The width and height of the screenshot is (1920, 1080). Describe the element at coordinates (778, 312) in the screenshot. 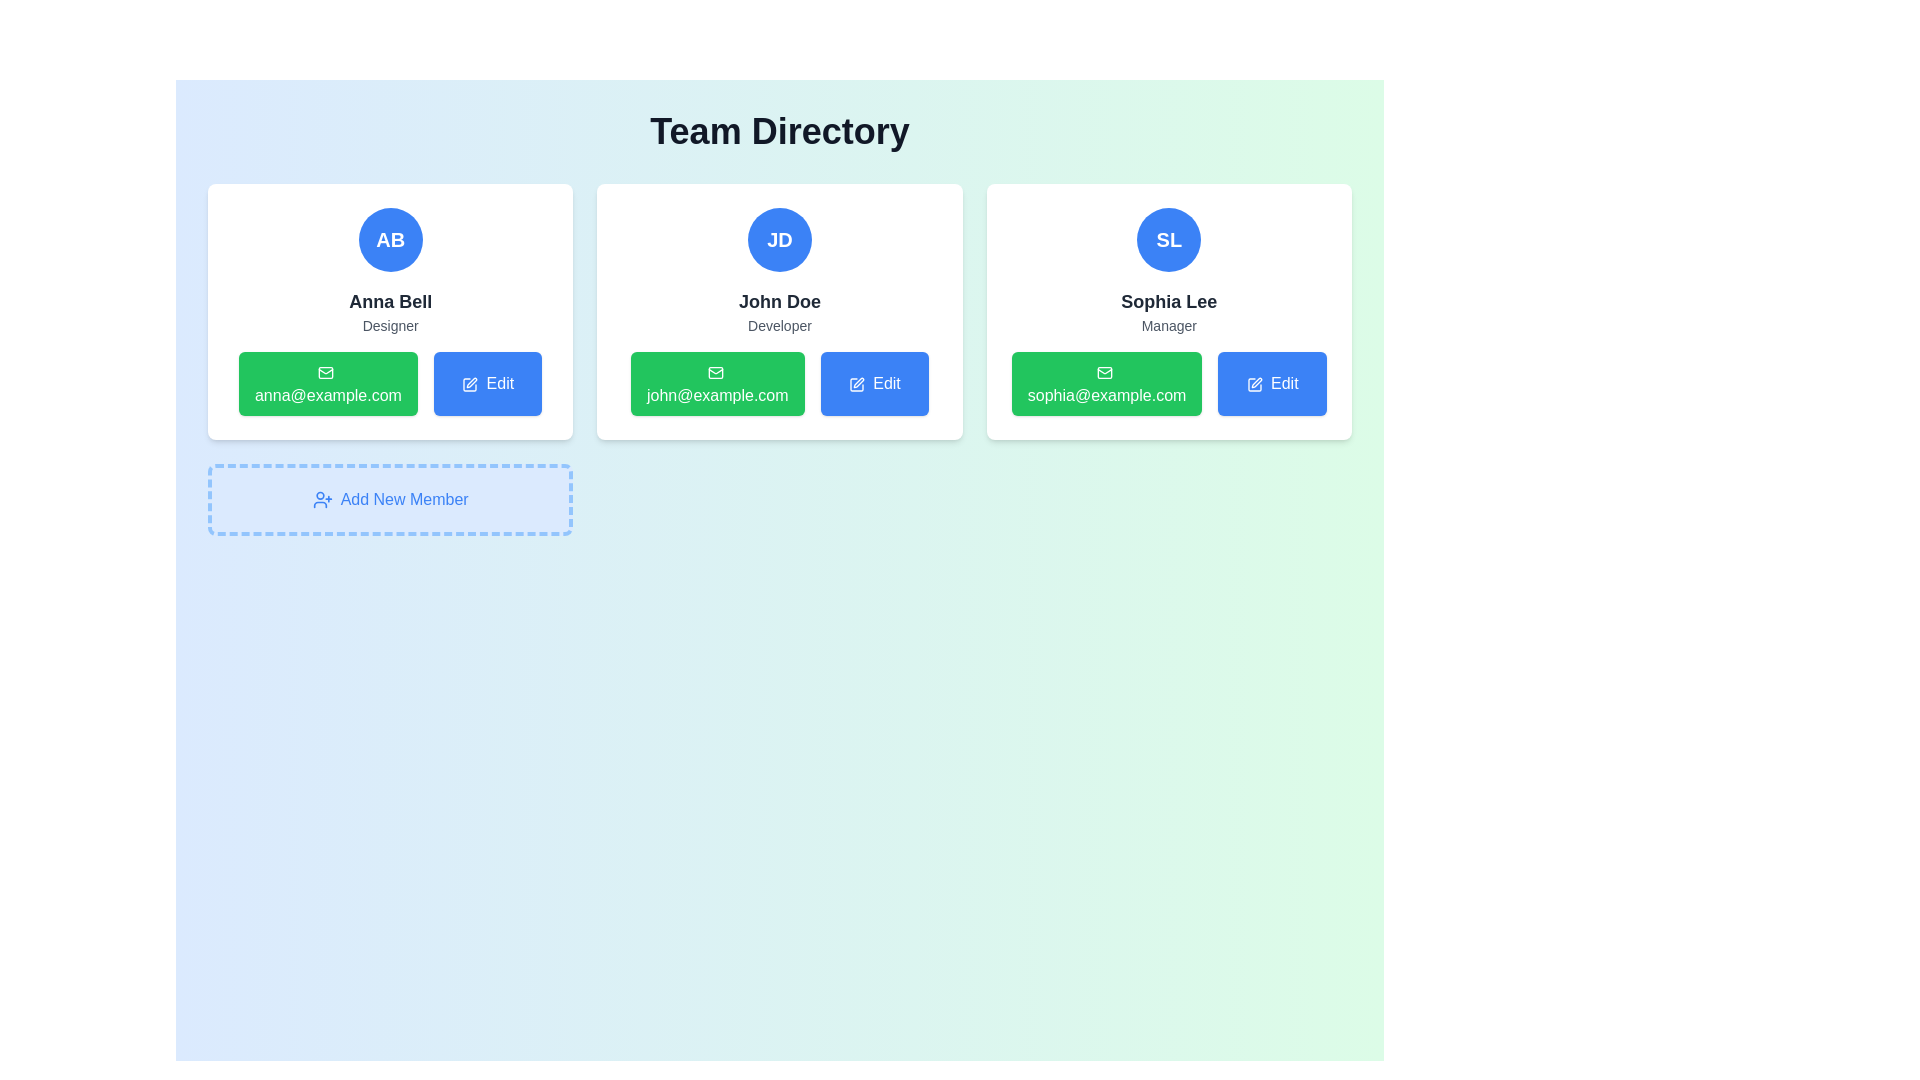

I see `the Text Display element that shows the name and role of the individual associated with the card, located in the middle card among three cards, directly below the circular avatar and above the buttons labeled 'john@example.com' and 'Edit'` at that location.